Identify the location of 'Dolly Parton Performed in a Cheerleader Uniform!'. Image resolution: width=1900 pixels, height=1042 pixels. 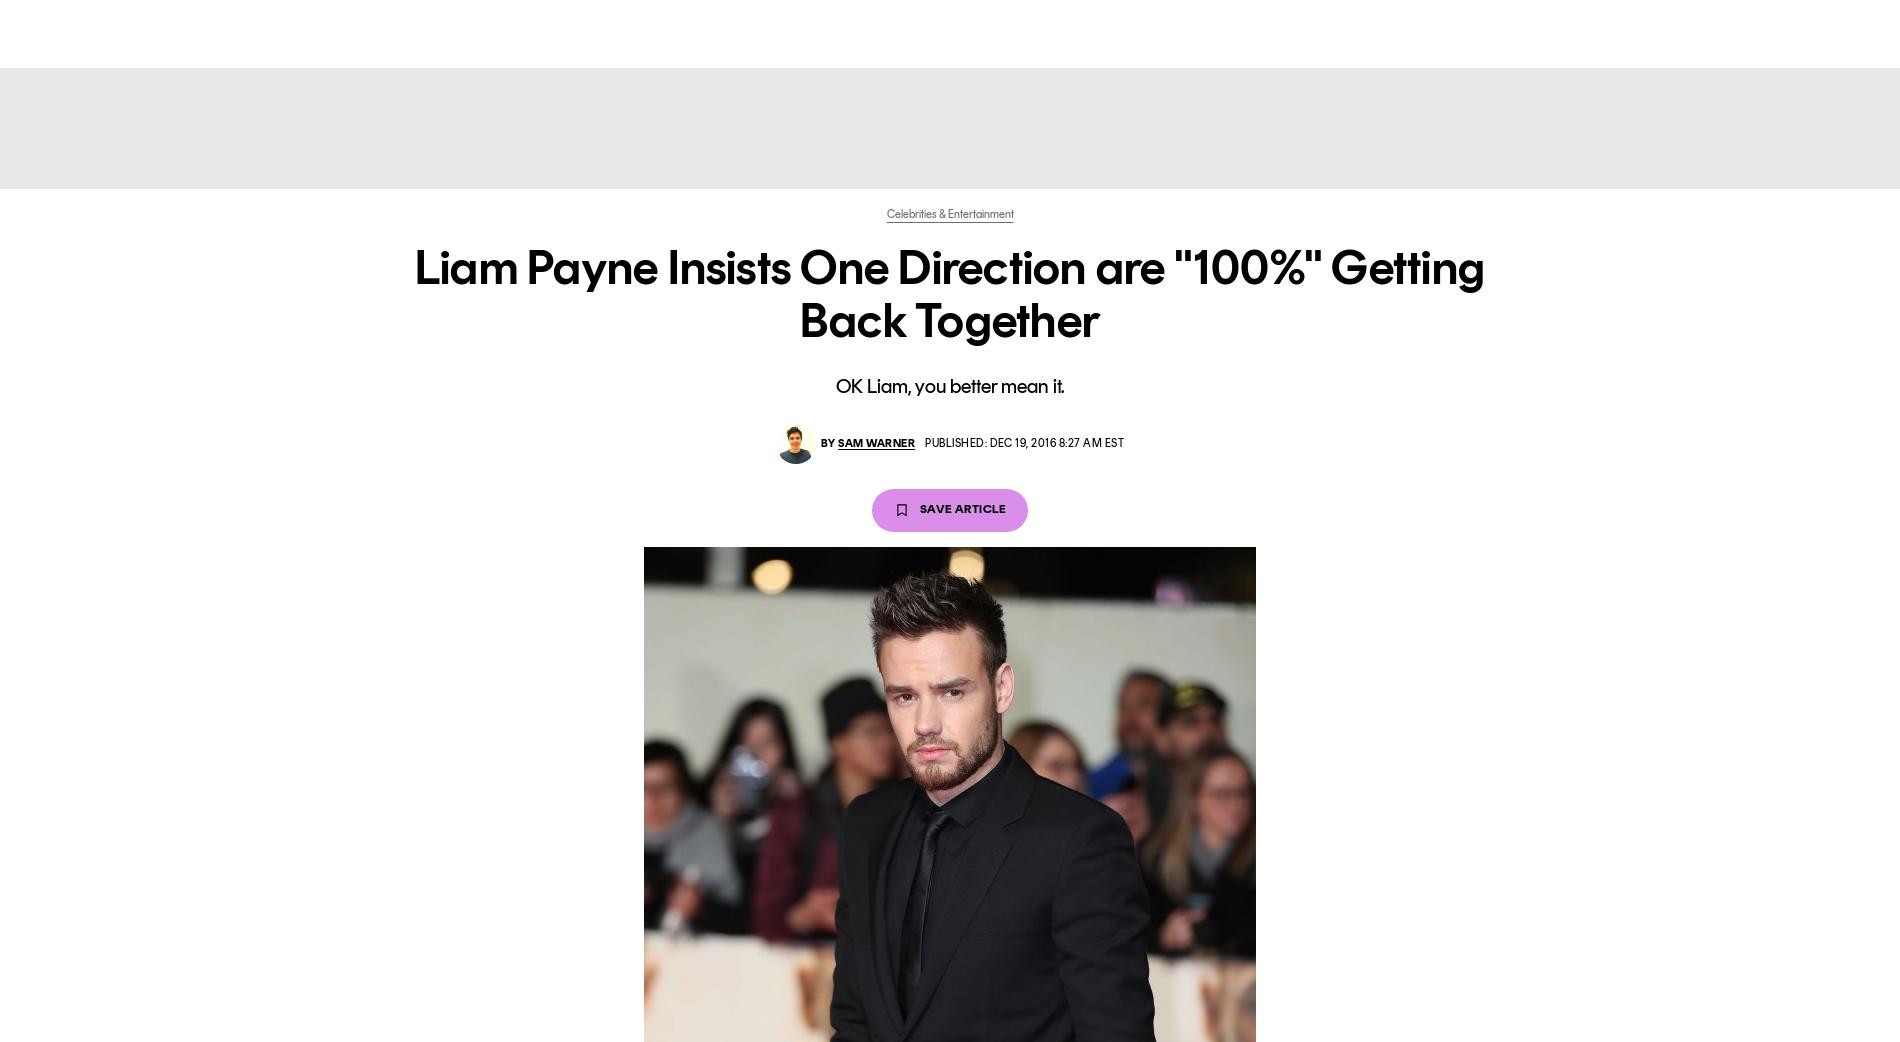
(508, 771).